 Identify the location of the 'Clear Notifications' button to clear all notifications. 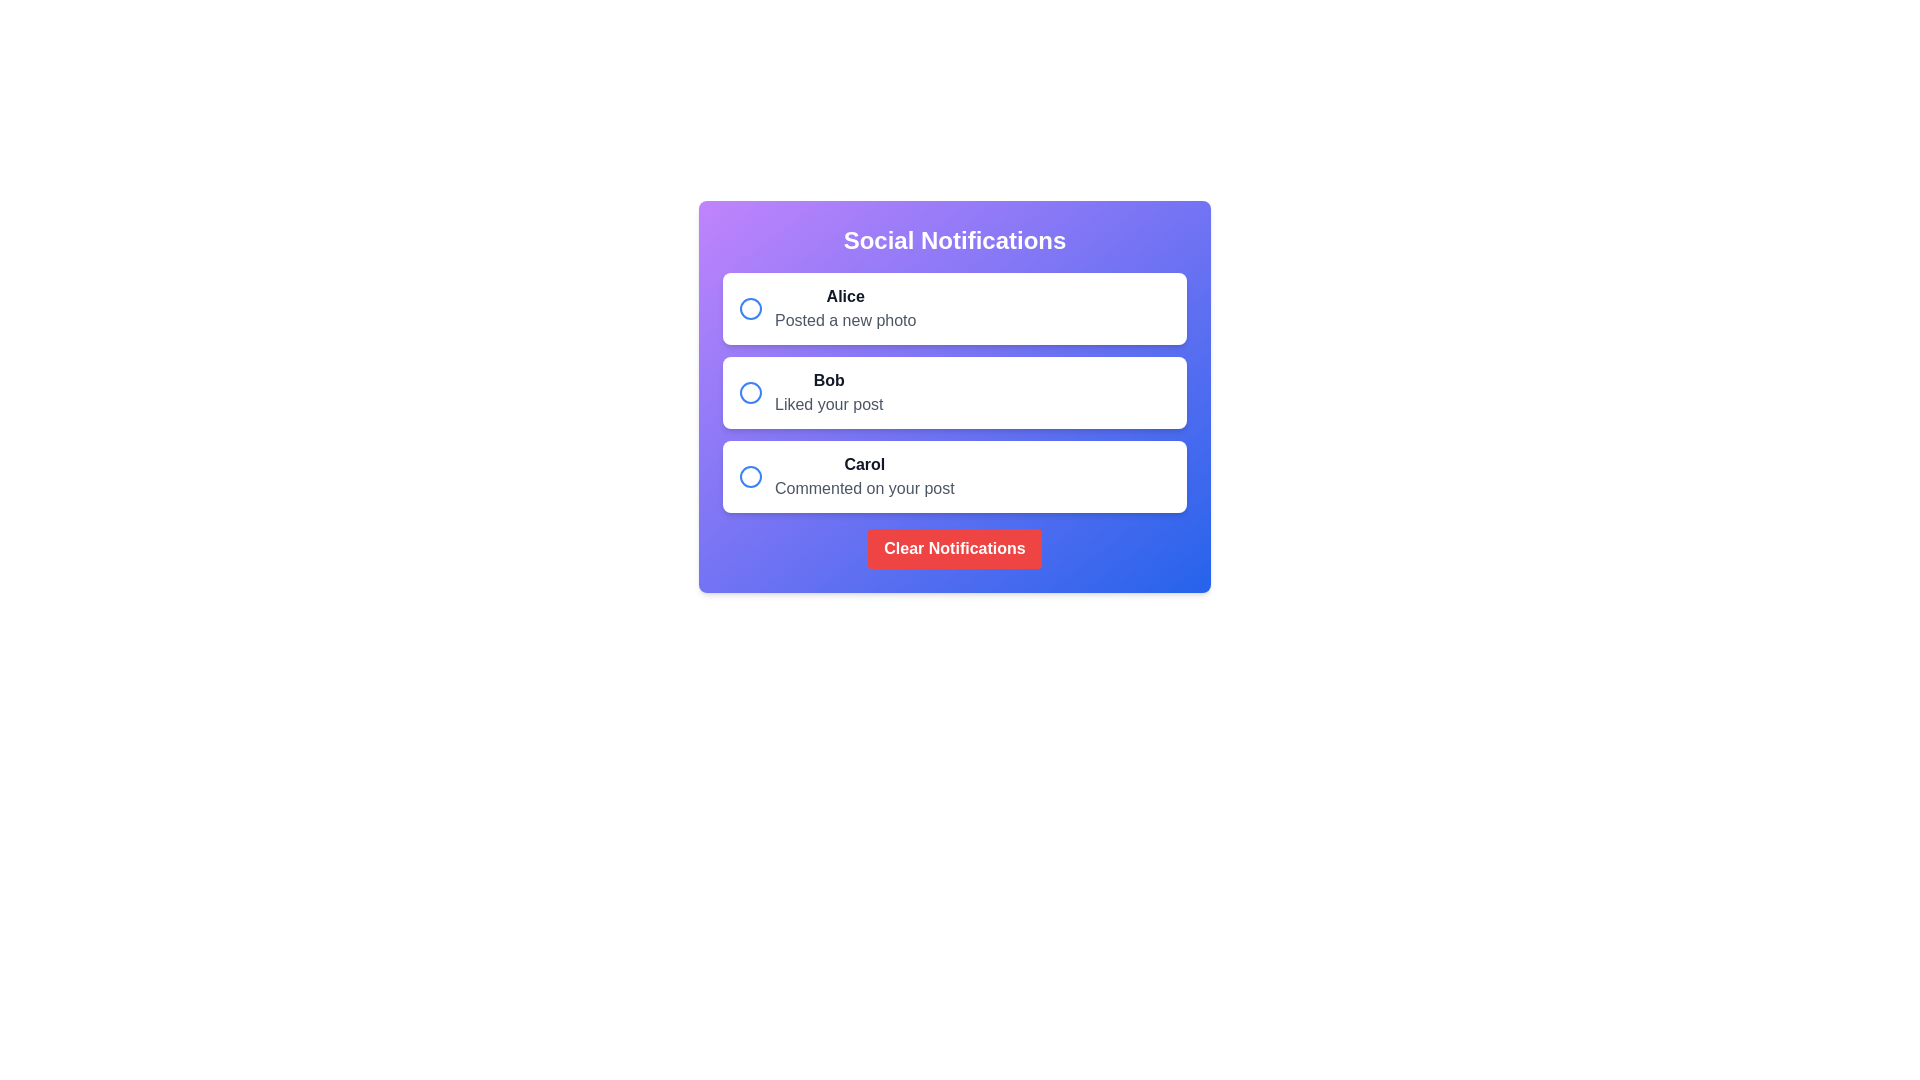
(954, 548).